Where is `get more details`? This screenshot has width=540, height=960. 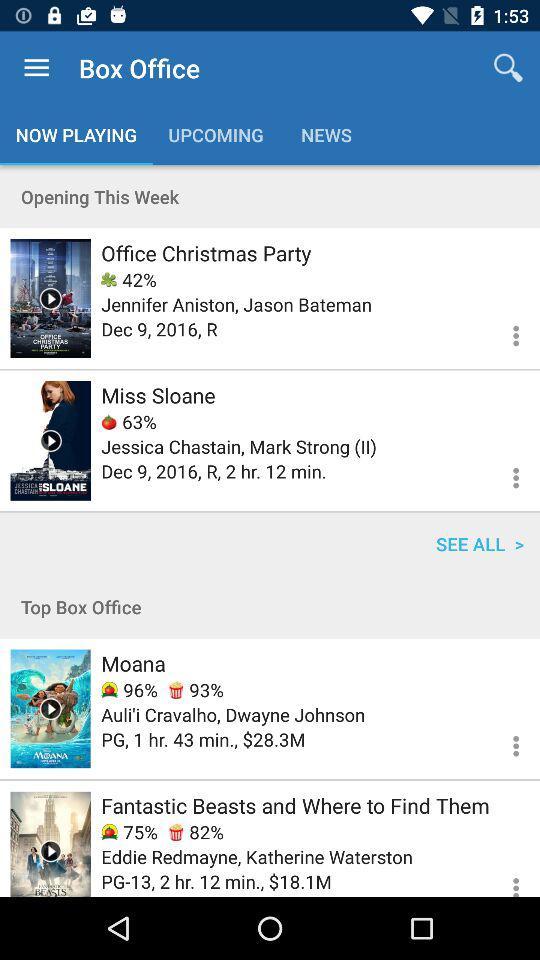
get more details is located at coordinates (503, 742).